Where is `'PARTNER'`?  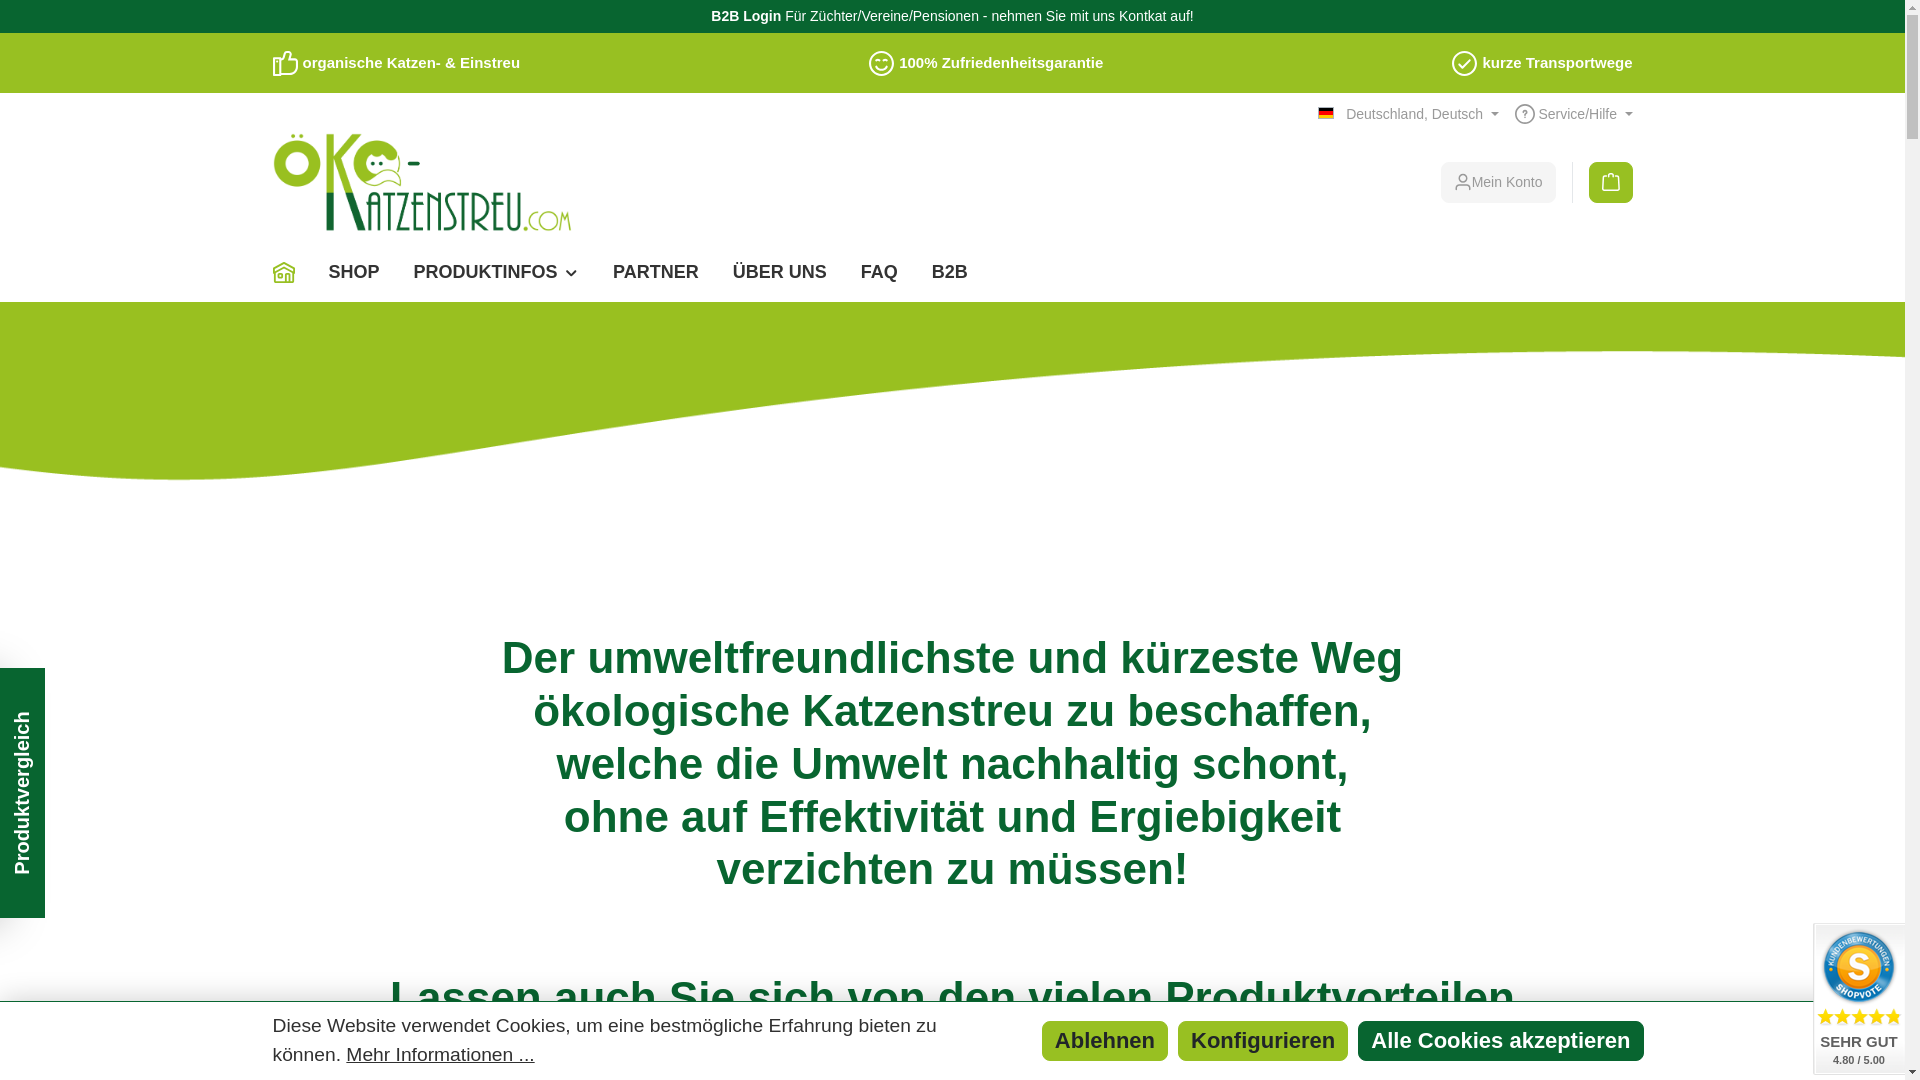
'PARTNER' is located at coordinates (656, 272).